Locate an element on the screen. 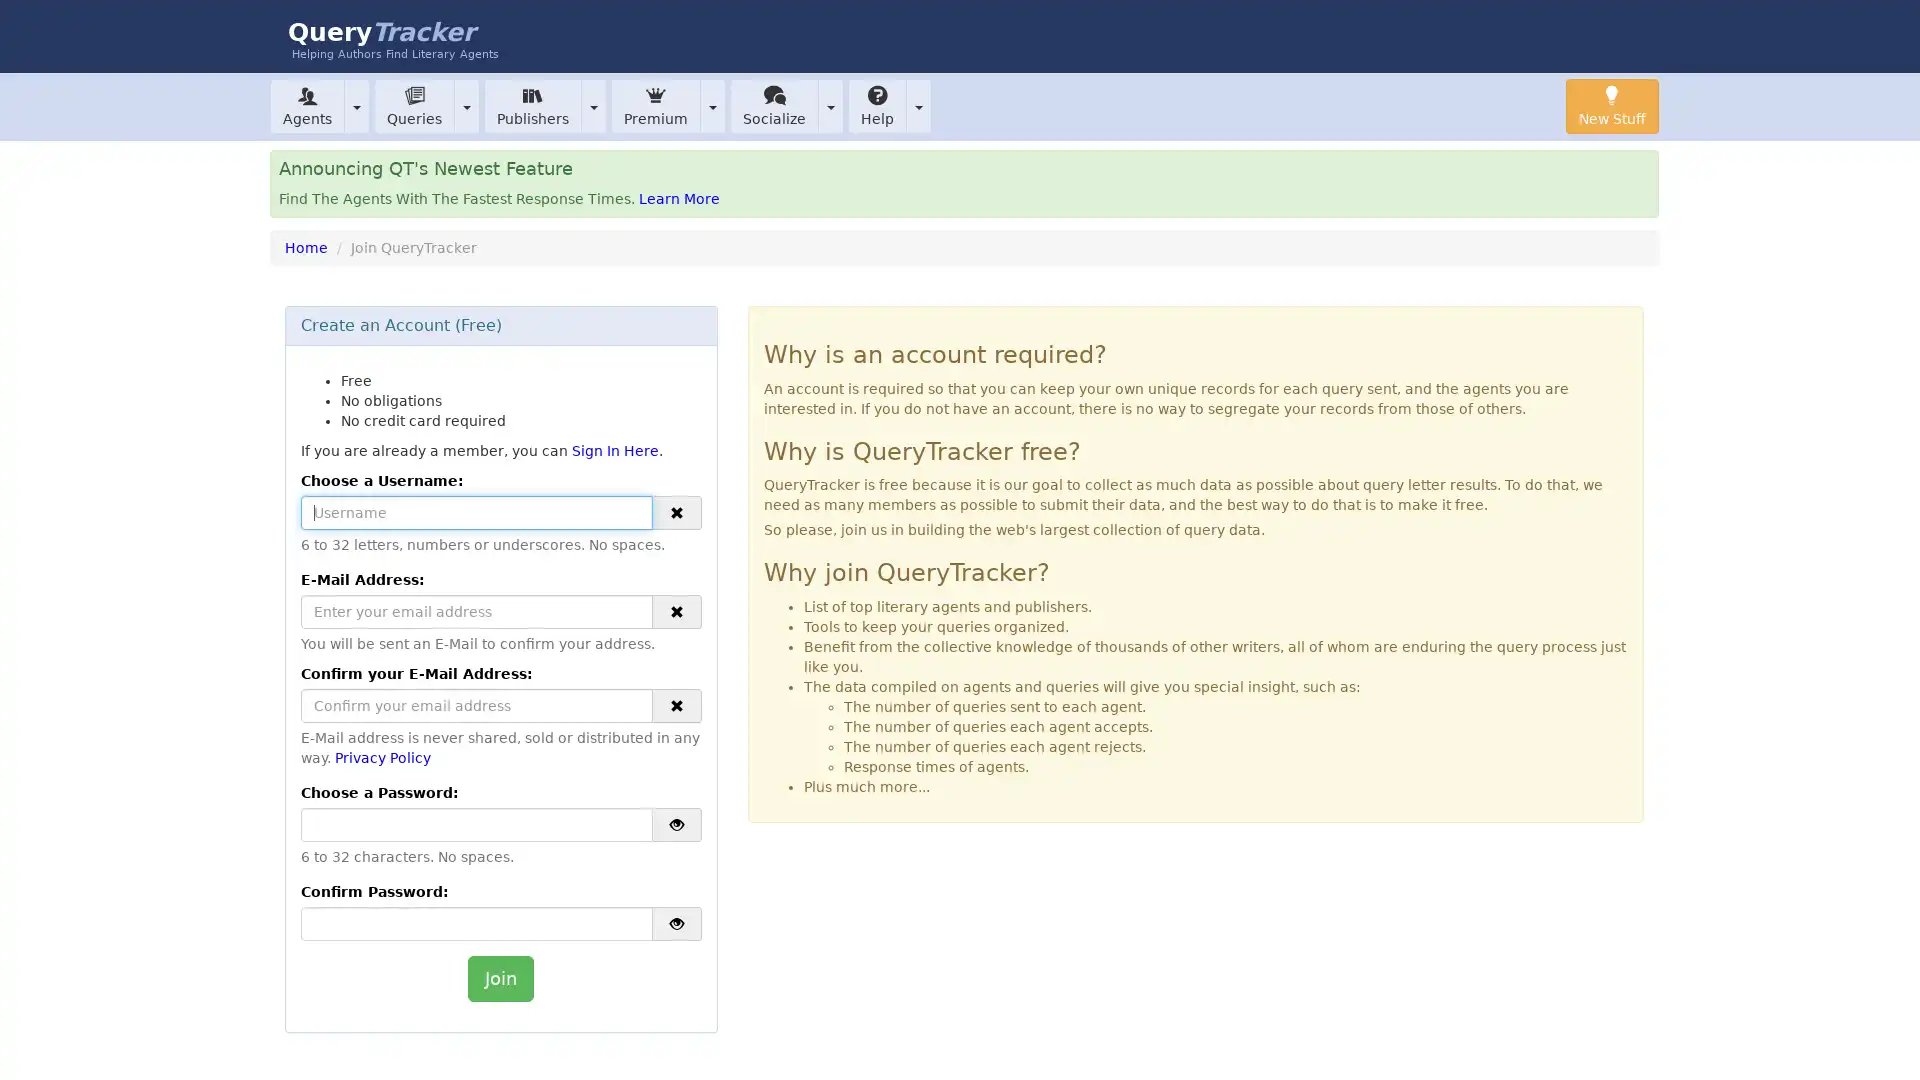 The height and width of the screenshot is (1080, 1920). Toggle Dropdown is located at coordinates (356, 106).